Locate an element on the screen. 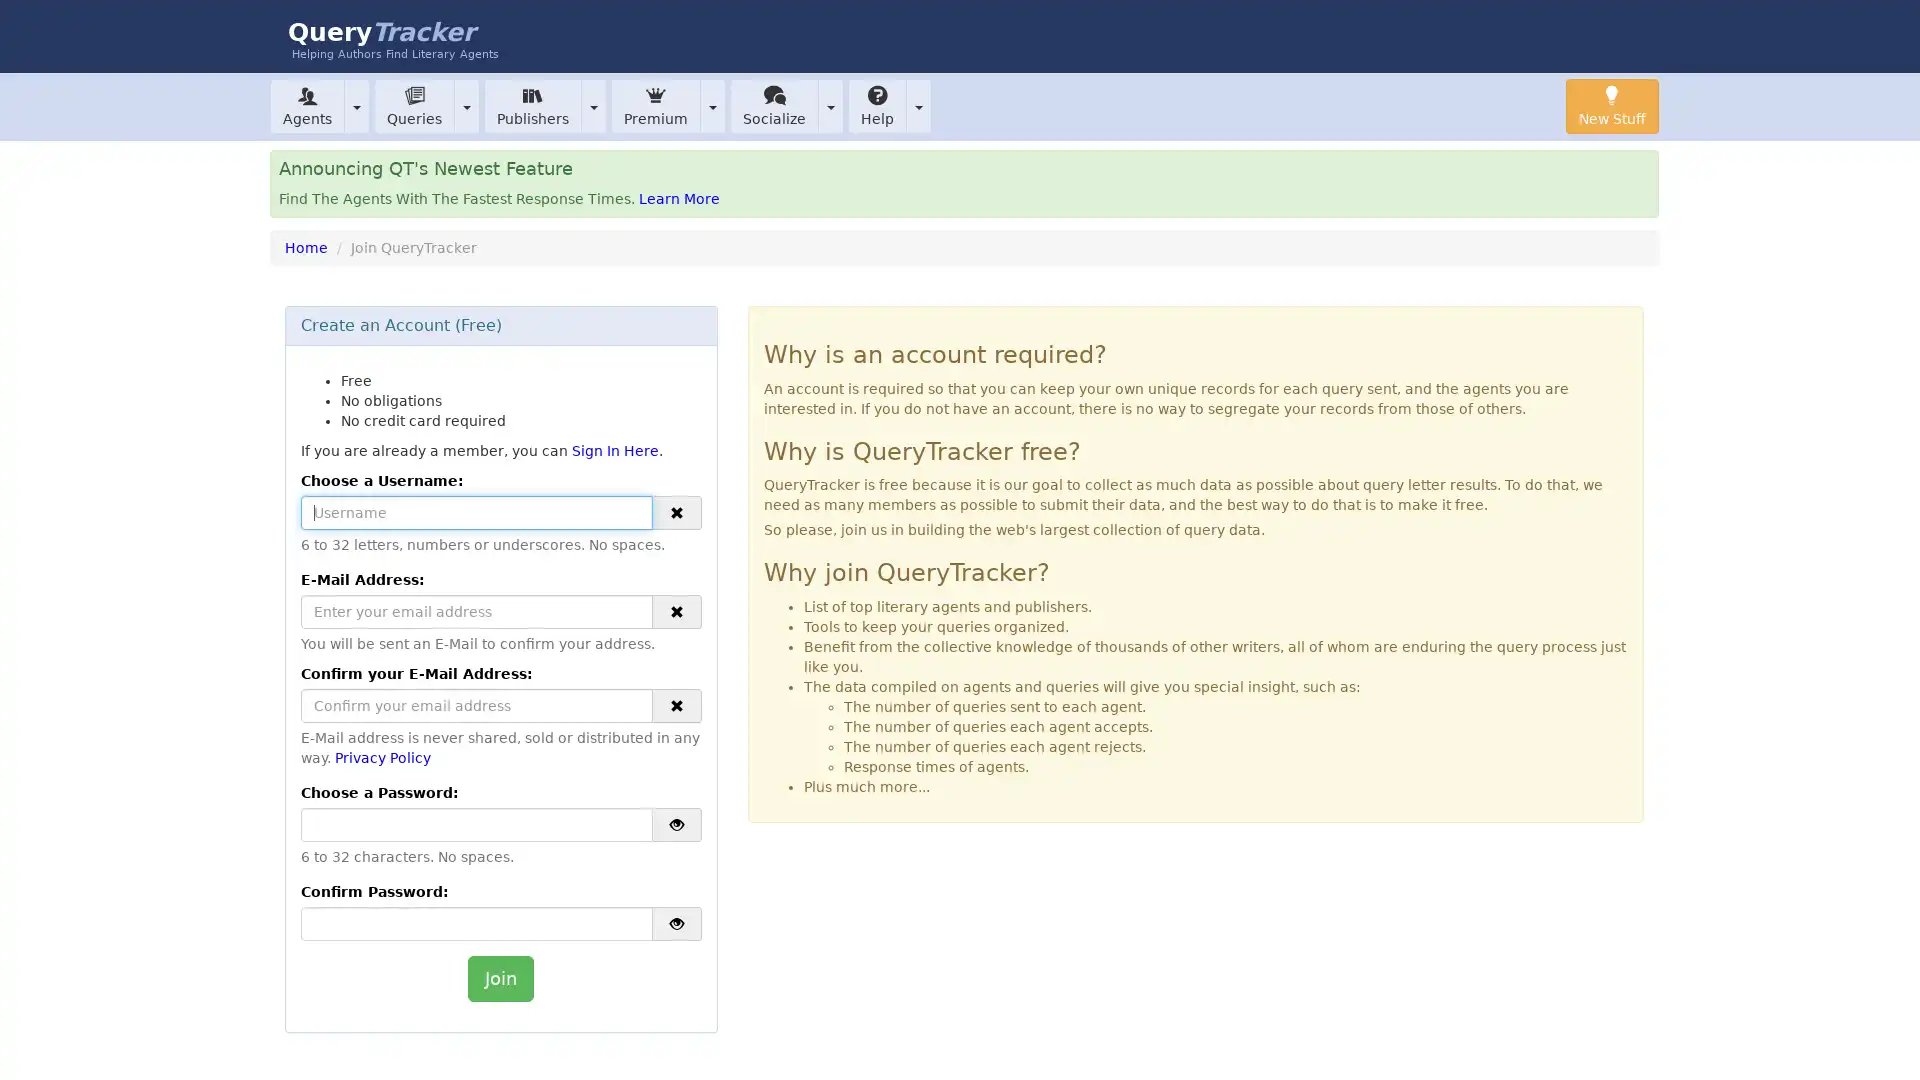 The height and width of the screenshot is (1080, 1920). Toggle Dropdown is located at coordinates (356, 106).